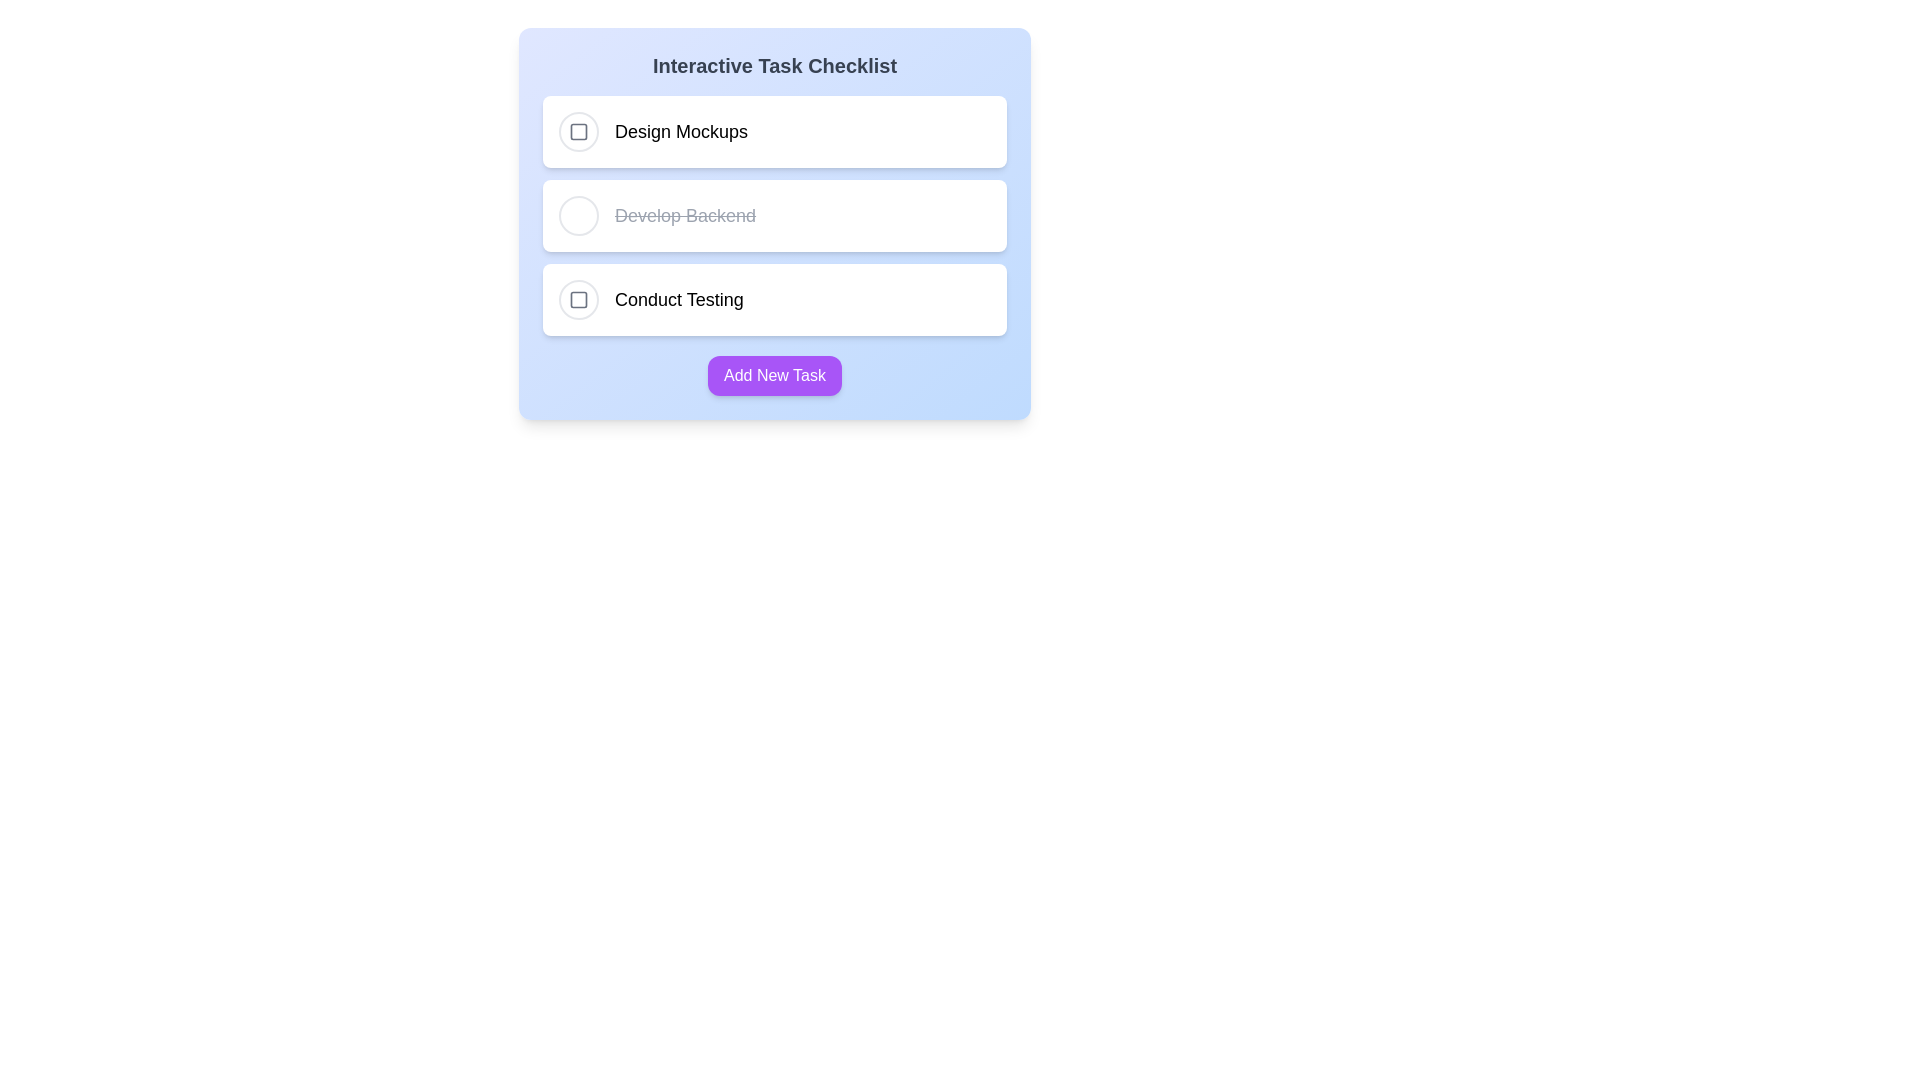 The image size is (1920, 1080). Describe the element at coordinates (773, 375) in the screenshot. I see `the 'Add New Task' button to add a new task` at that location.